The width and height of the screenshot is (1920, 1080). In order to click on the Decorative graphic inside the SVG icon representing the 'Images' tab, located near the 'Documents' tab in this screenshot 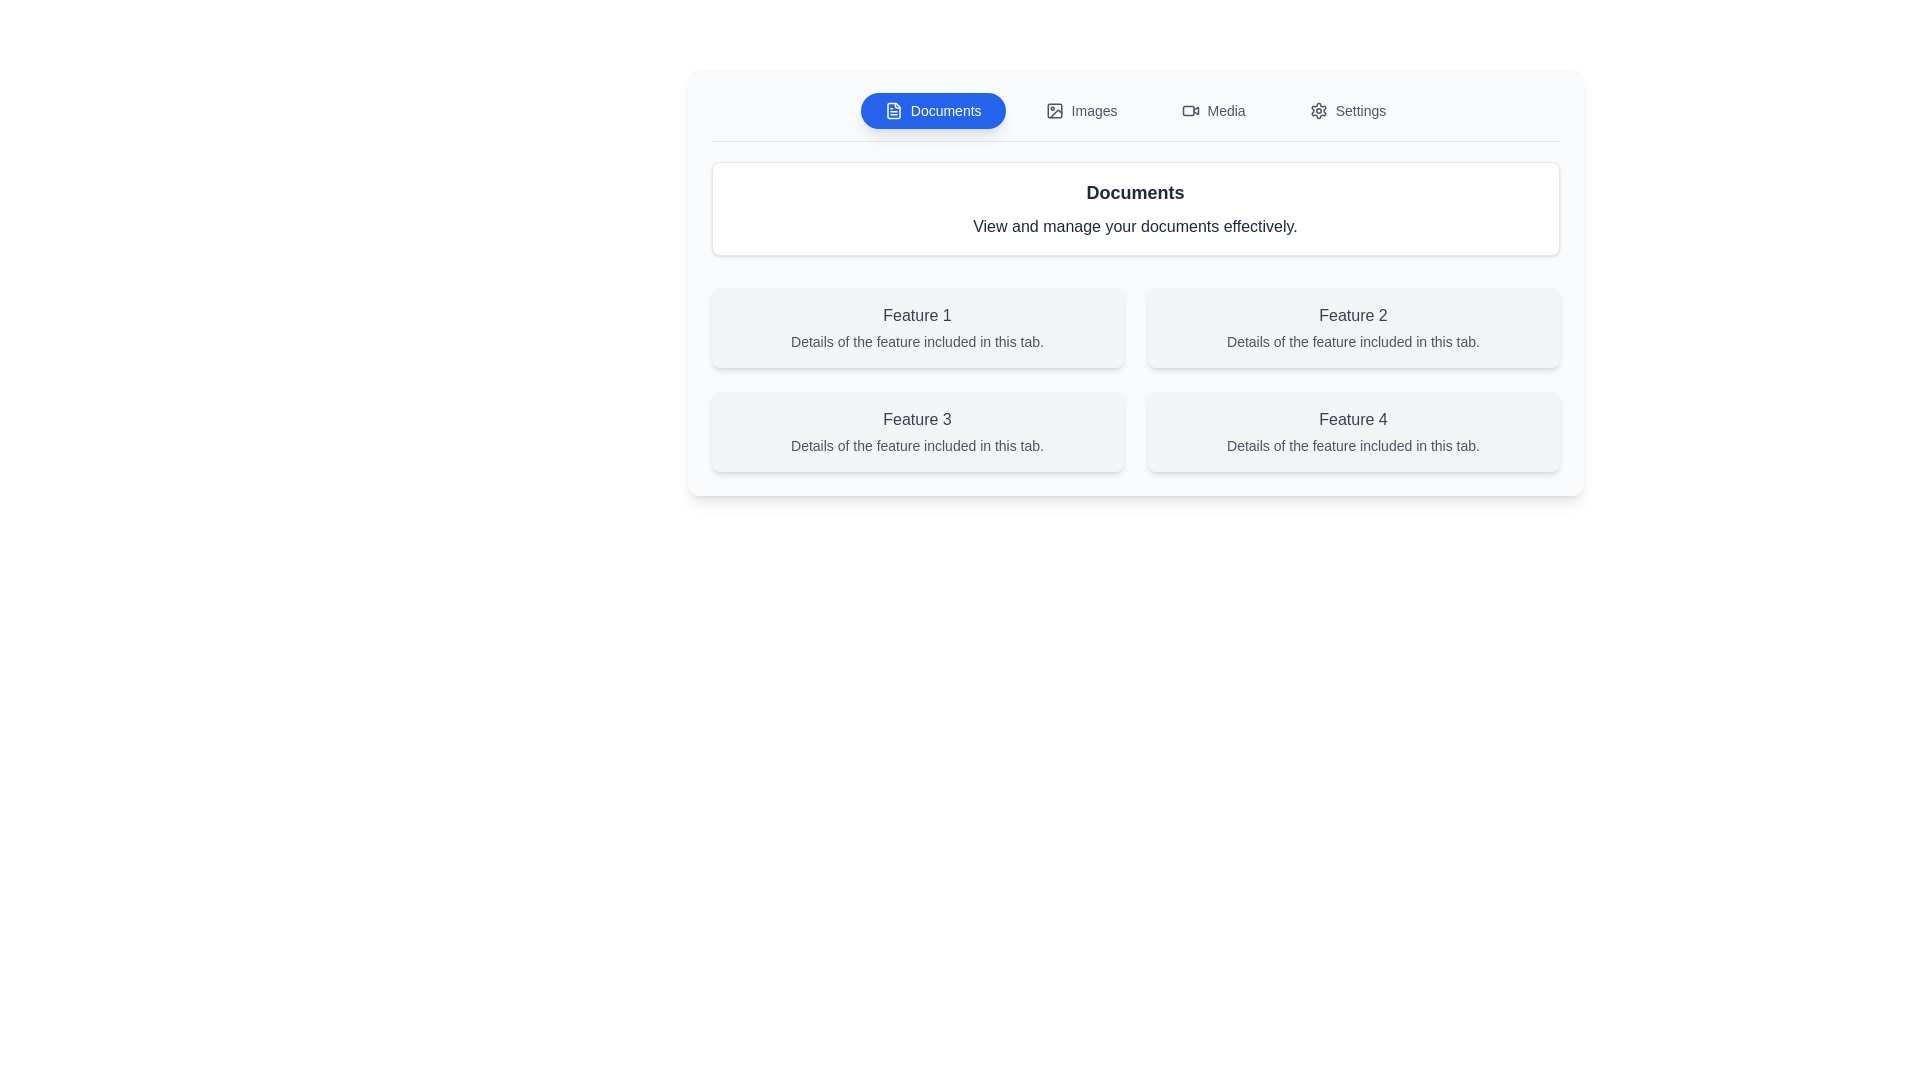, I will do `click(1053, 111)`.